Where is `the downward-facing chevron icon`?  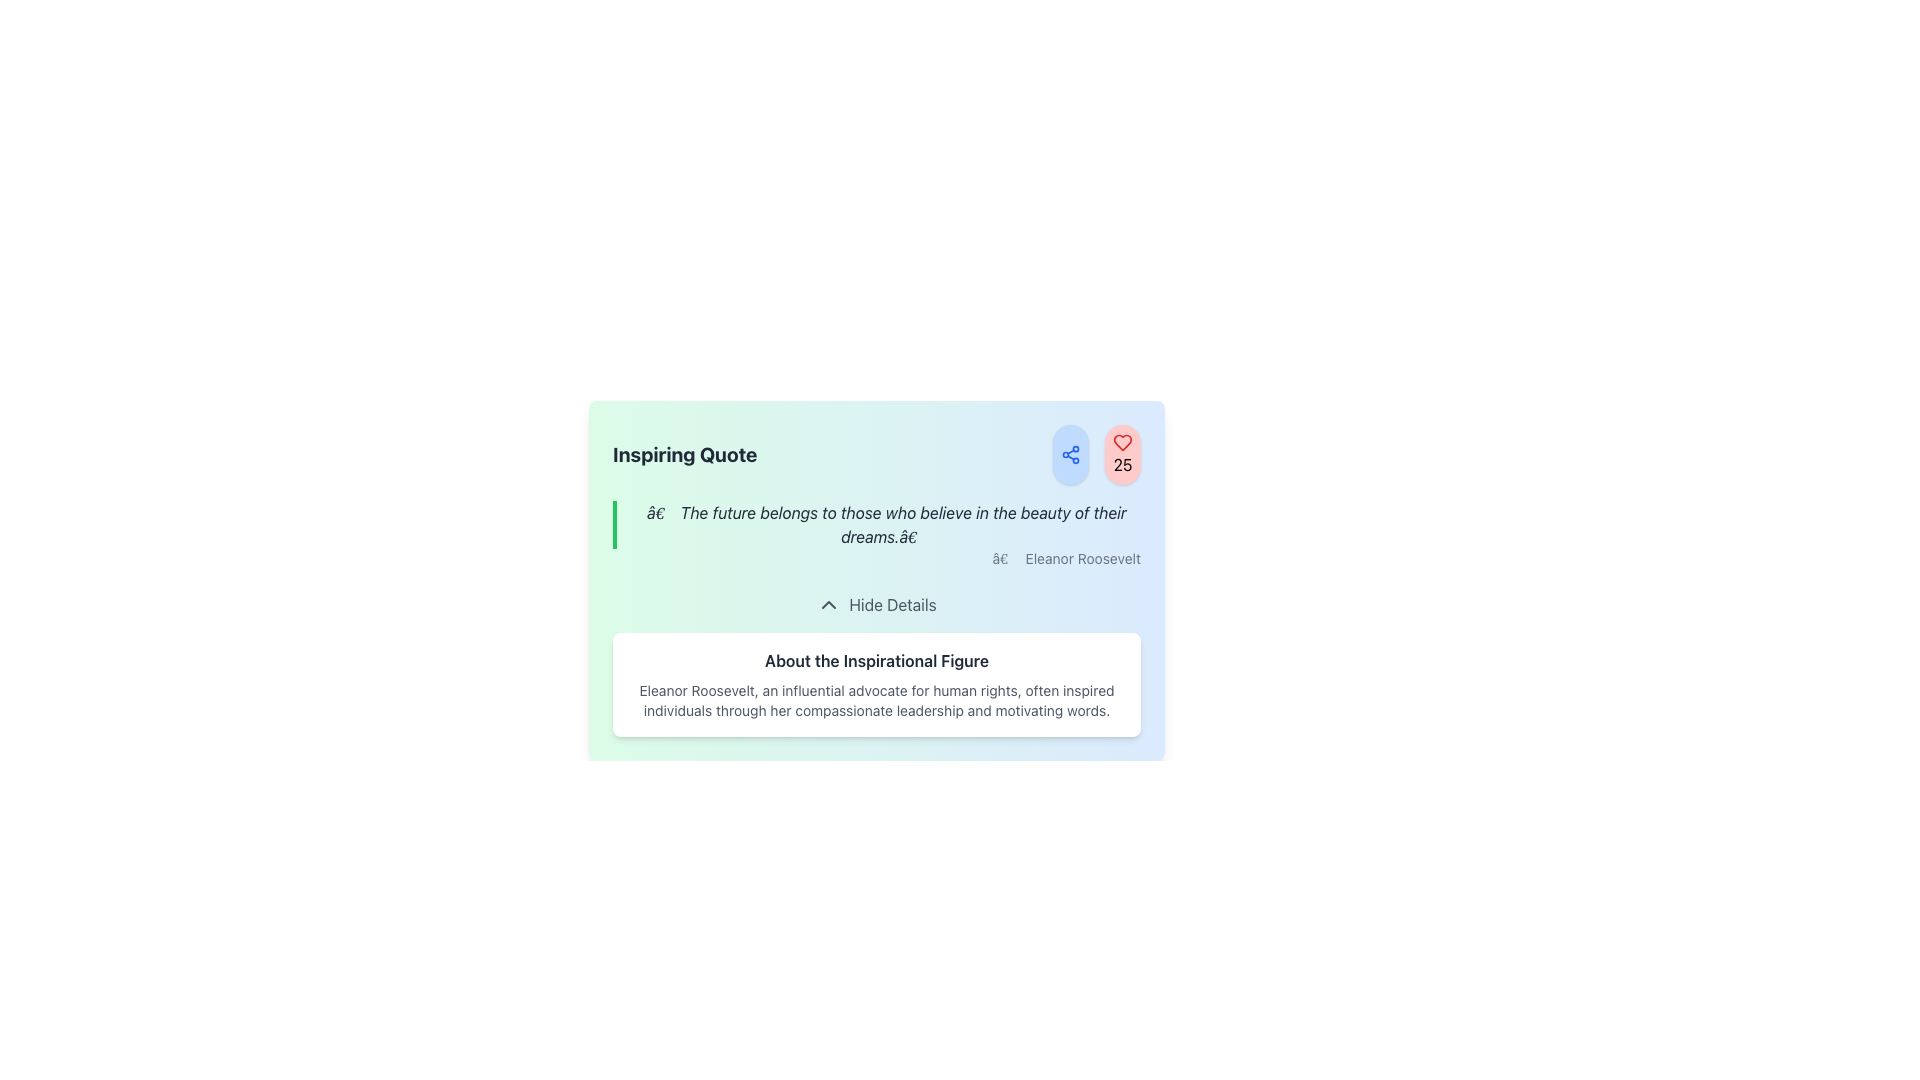 the downward-facing chevron icon is located at coordinates (829, 604).